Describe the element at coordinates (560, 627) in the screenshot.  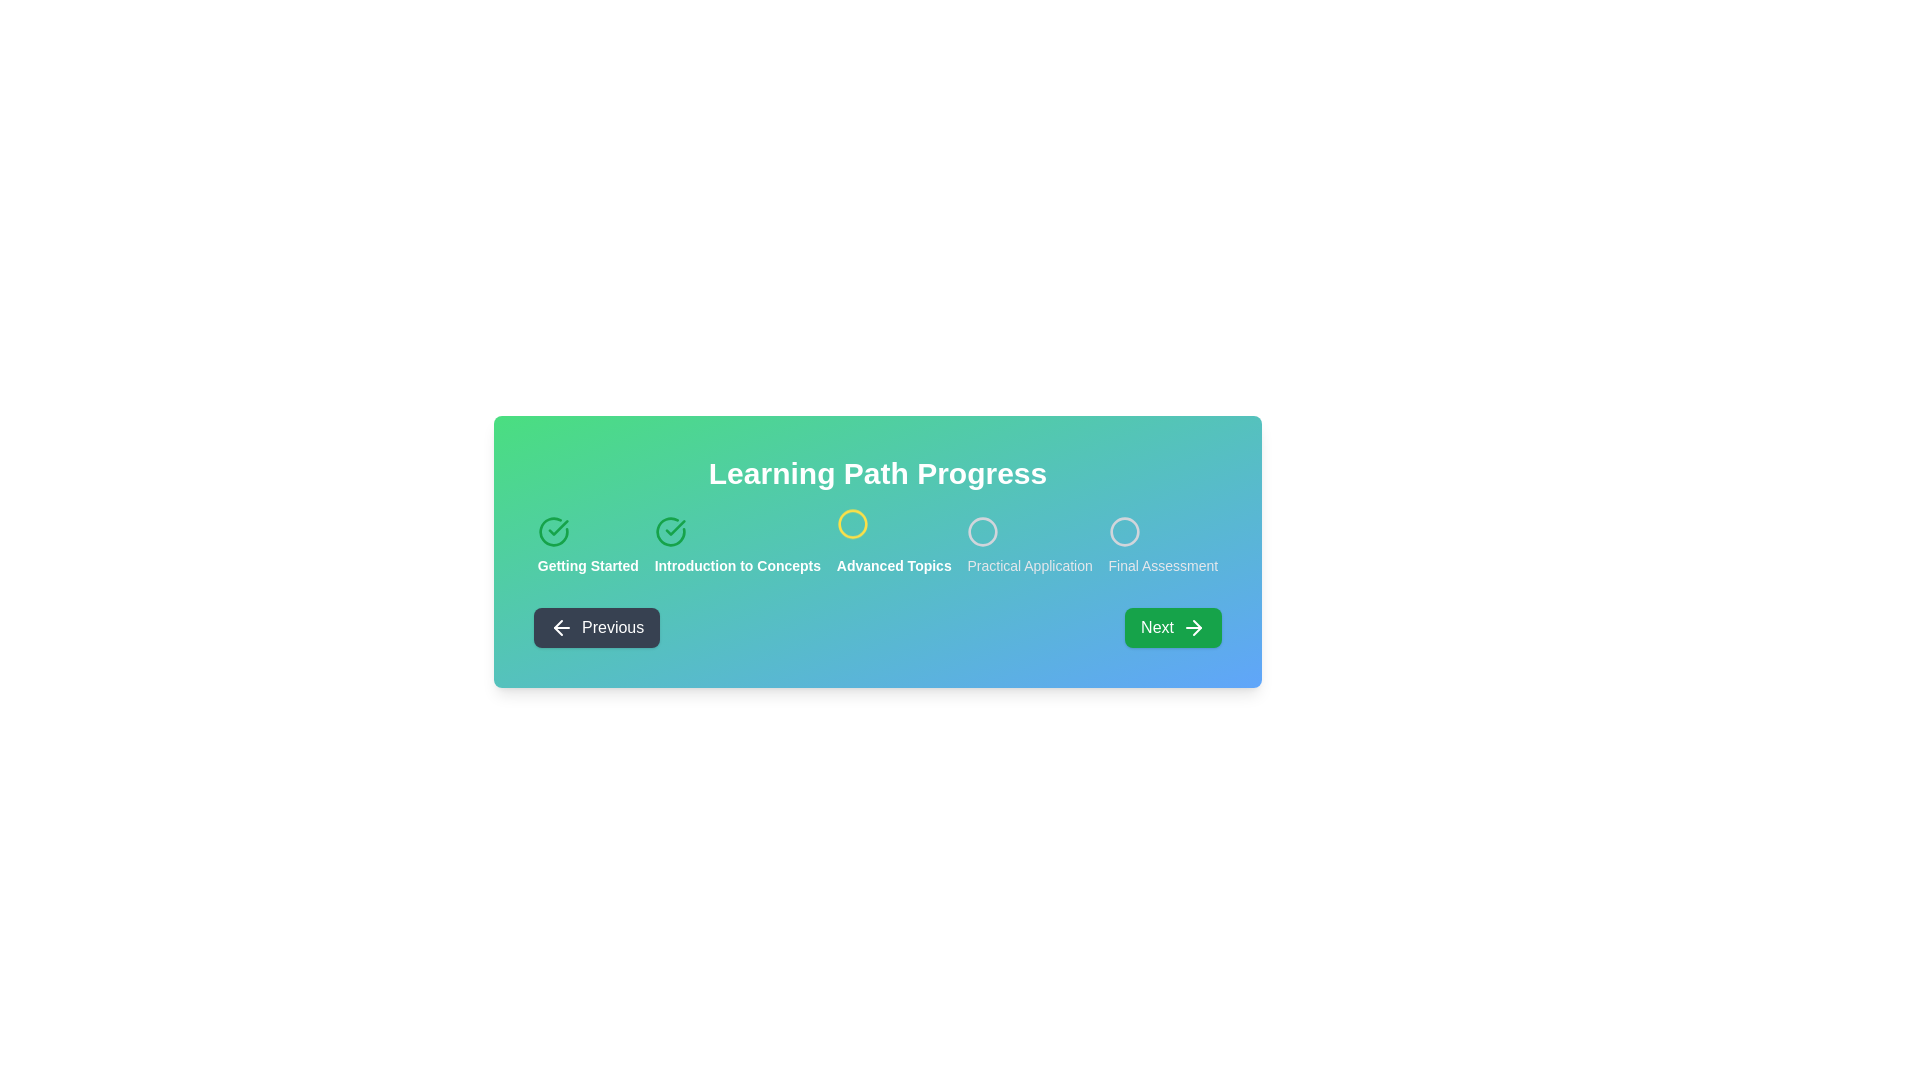
I see `the leftward arrow icon within the 'Previous' button` at that location.